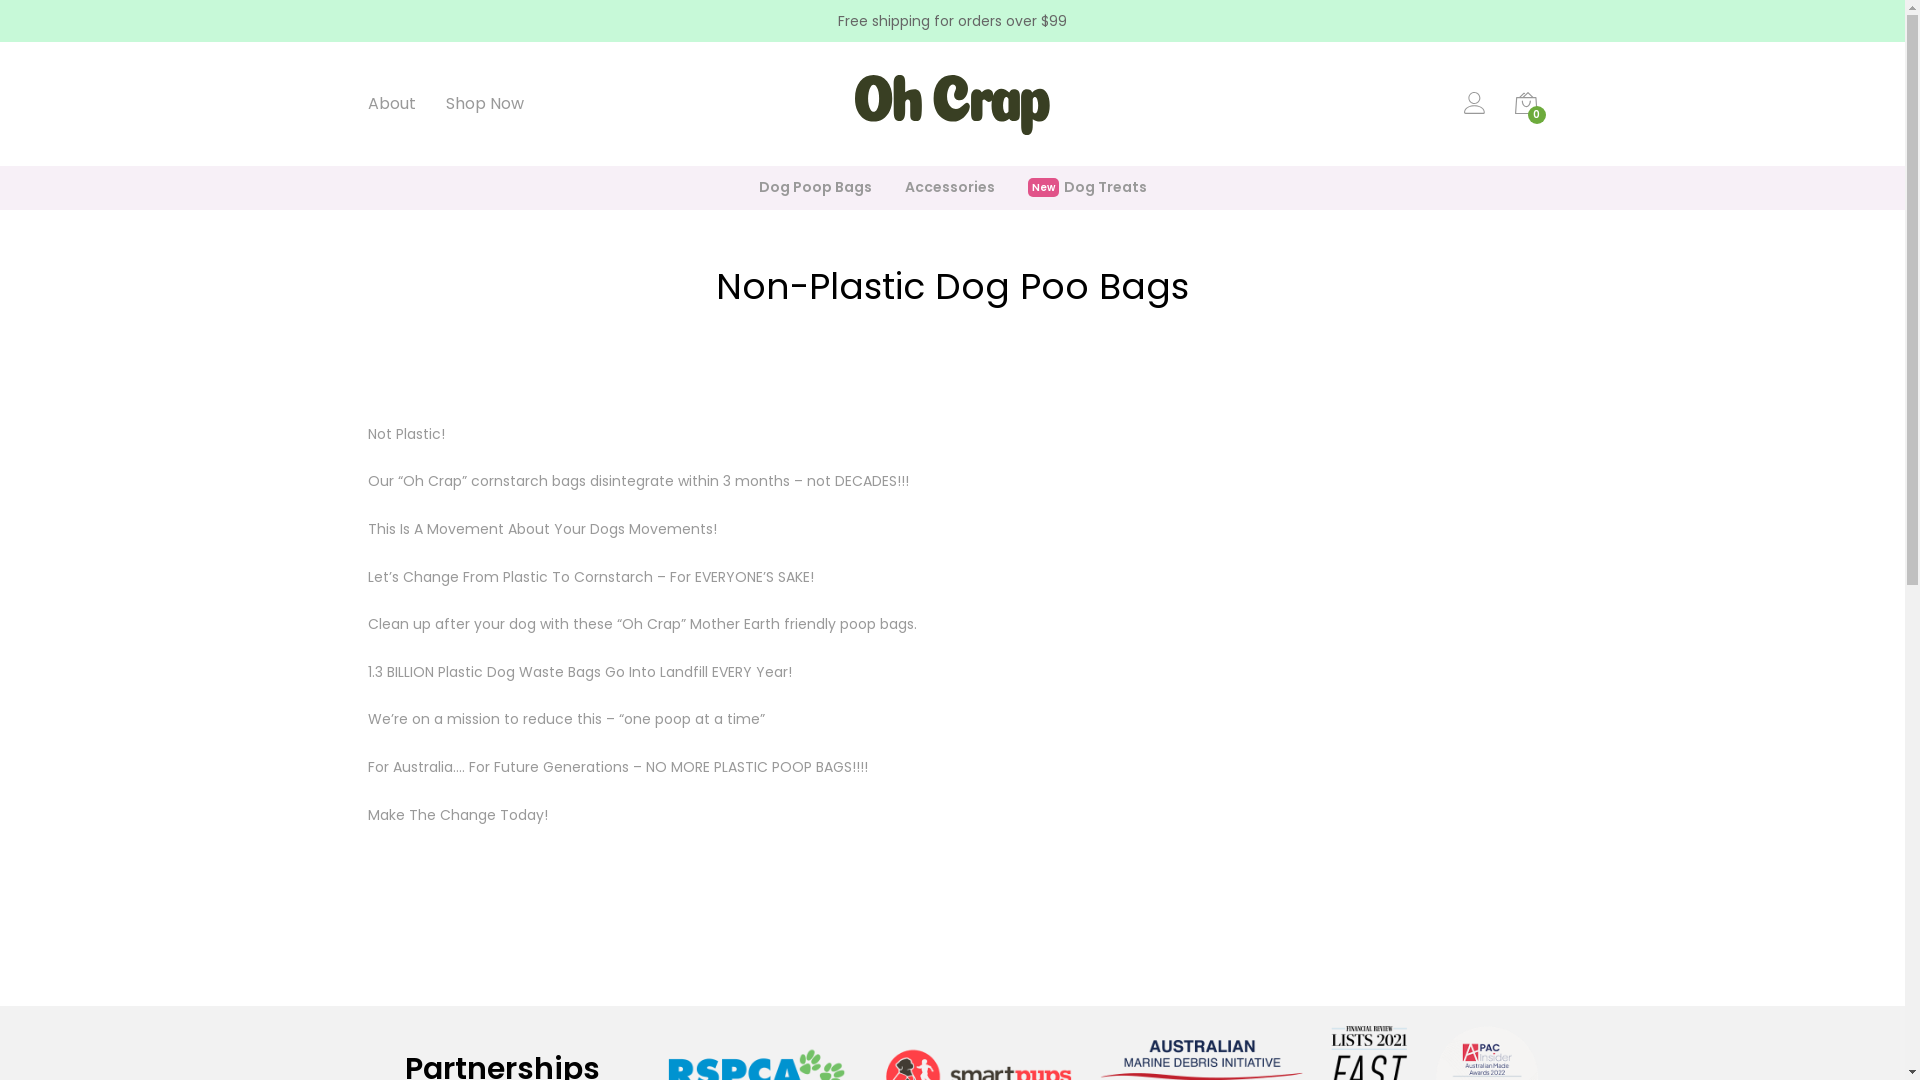  What do you see at coordinates (1525, 108) in the screenshot?
I see `'0'` at bounding box center [1525, 108].